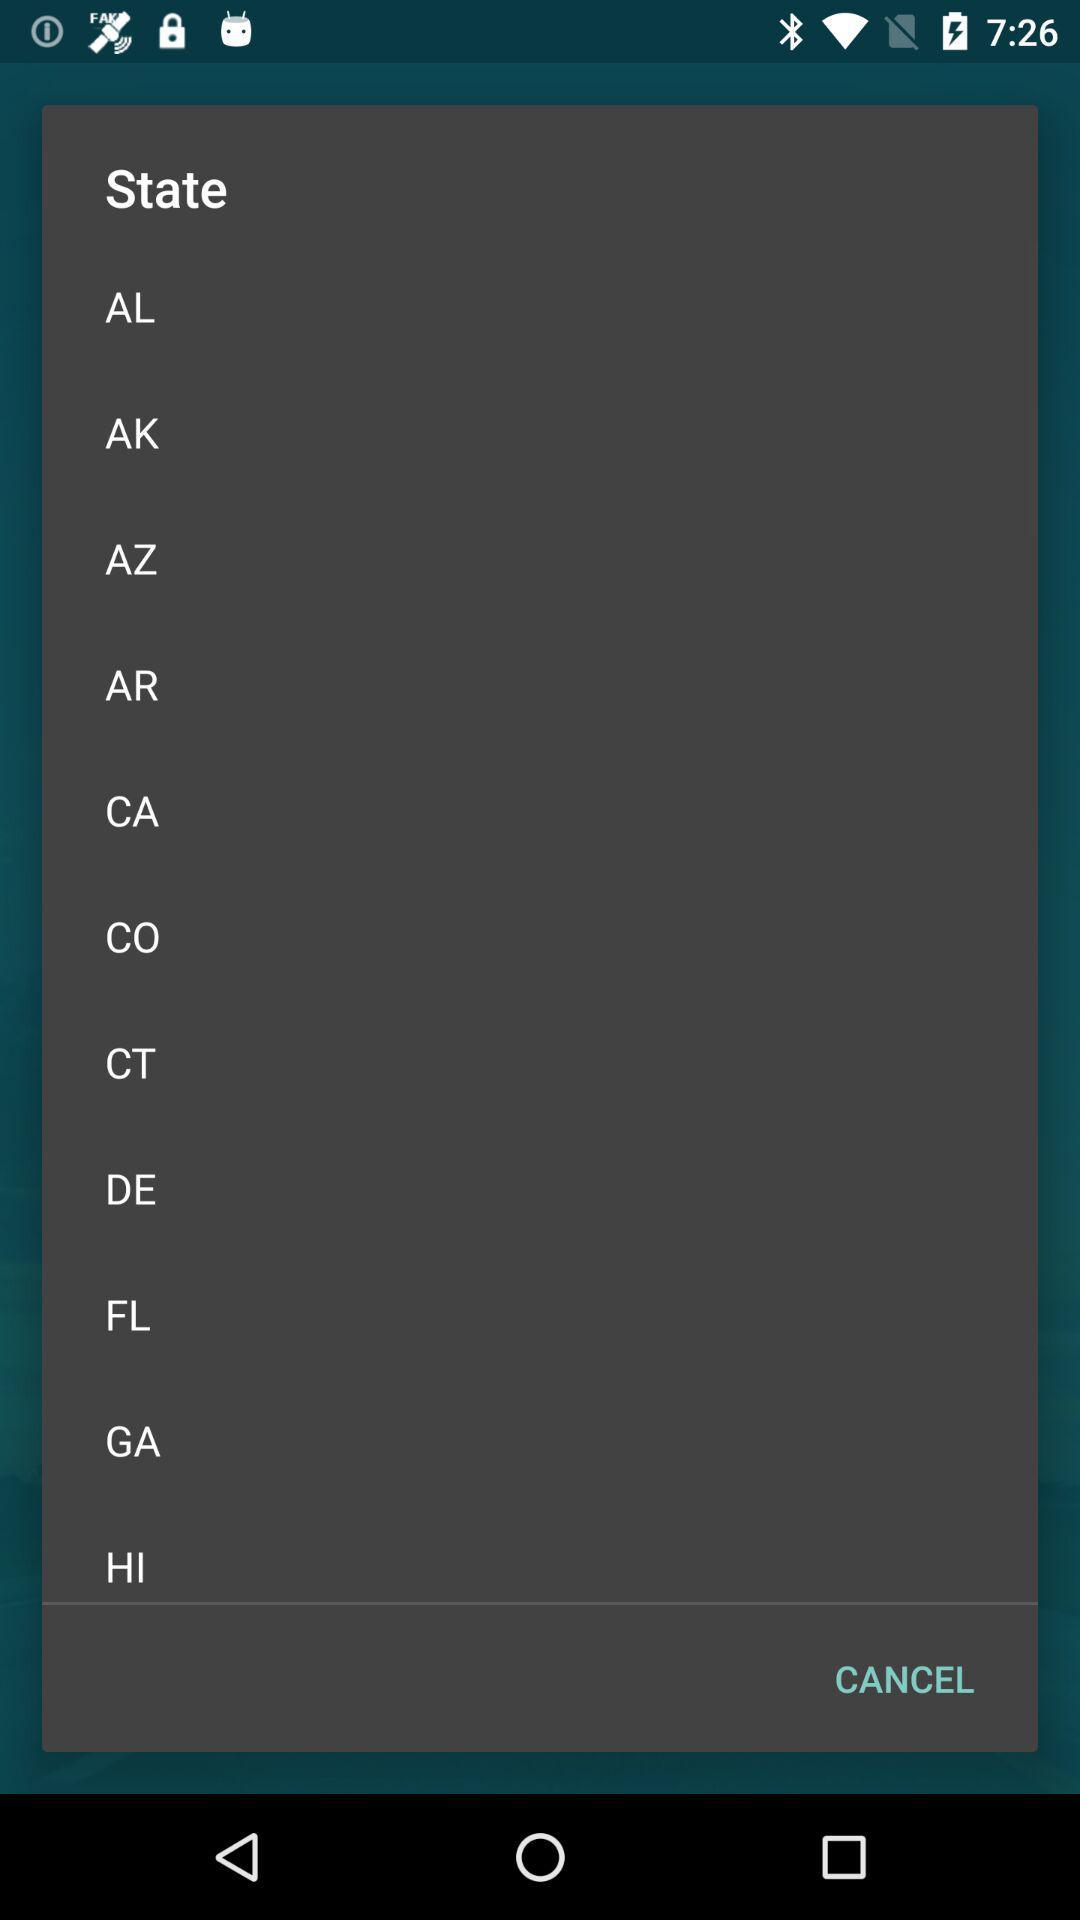 This screenshot has height=1920, width=1080. Describe the element at coordinates (540, 684) in the screenshot. I see `the icon below the az item` at that location.